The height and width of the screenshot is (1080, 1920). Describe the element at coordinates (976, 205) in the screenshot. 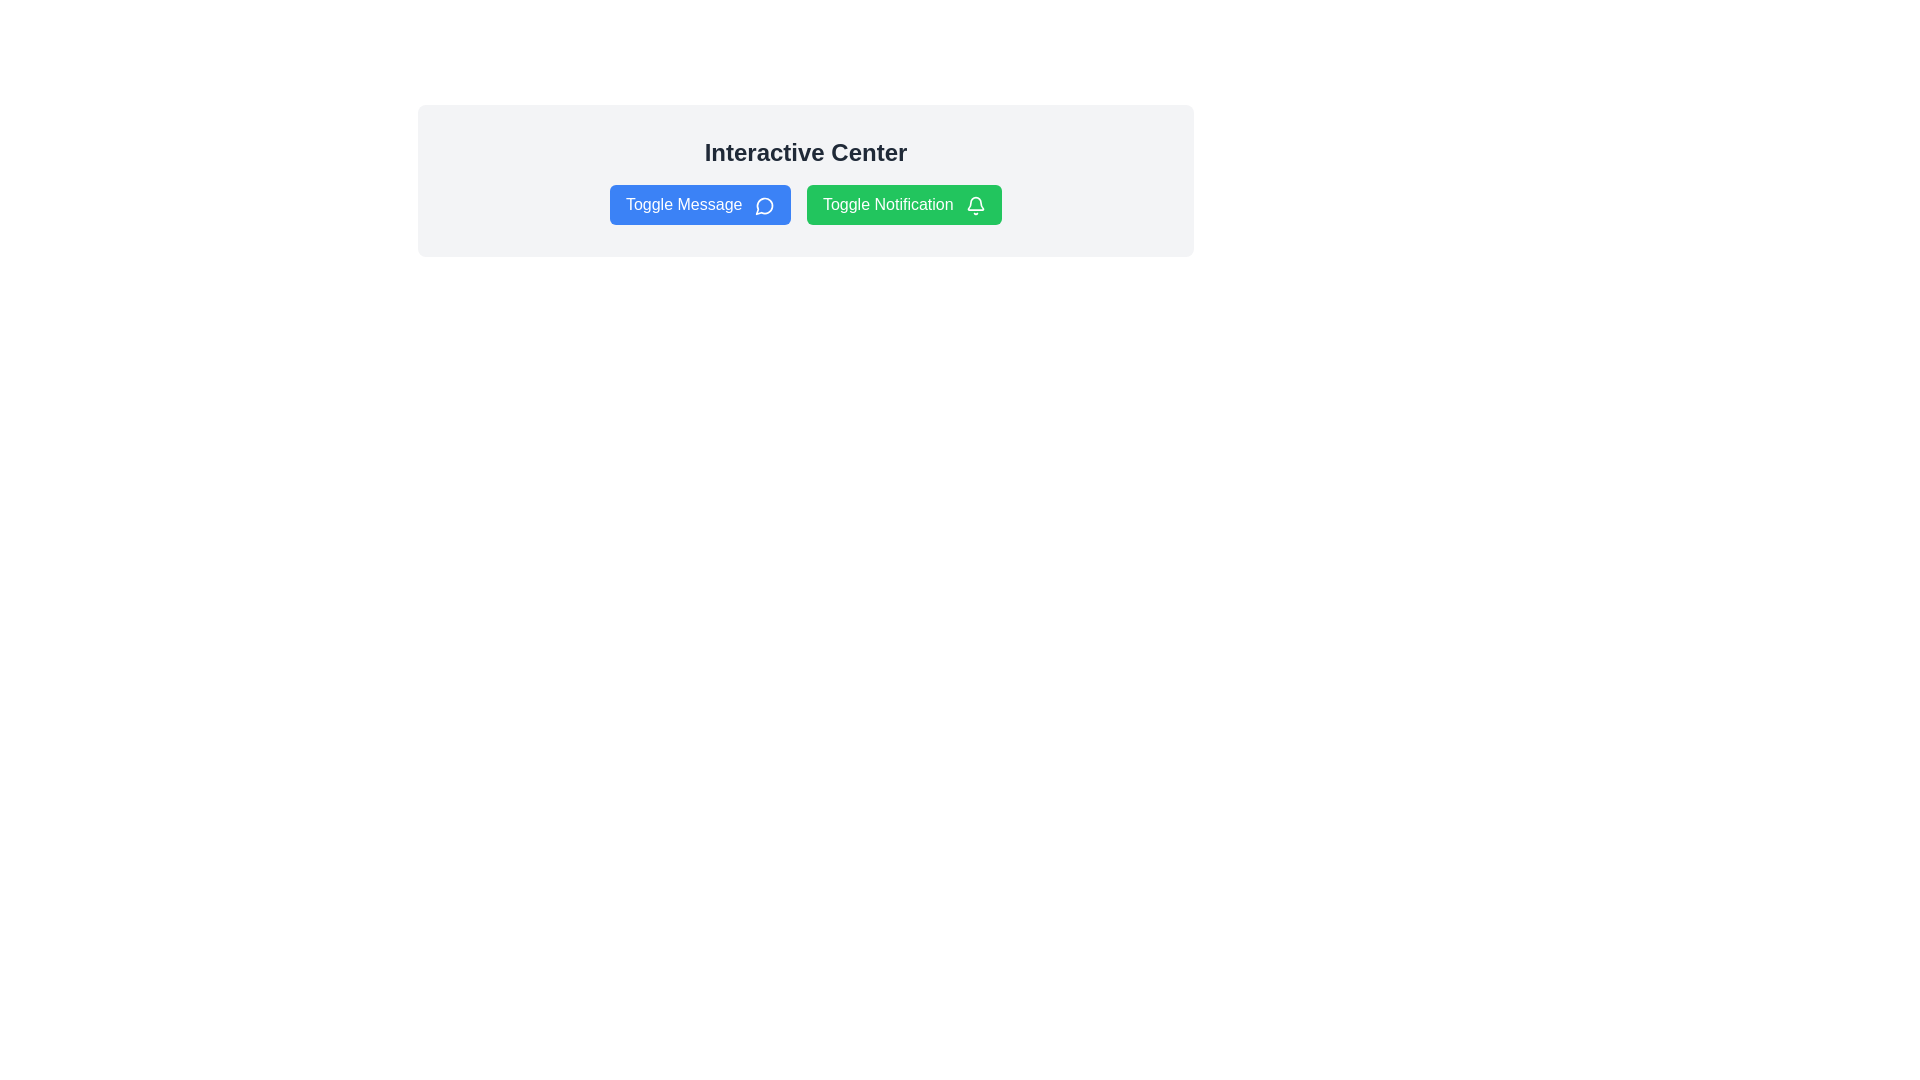

I see `the small bell icon, which is an SVG graphic located at the far right of the 'Toggle Notification' button, visually distinct from the text label` at that location.